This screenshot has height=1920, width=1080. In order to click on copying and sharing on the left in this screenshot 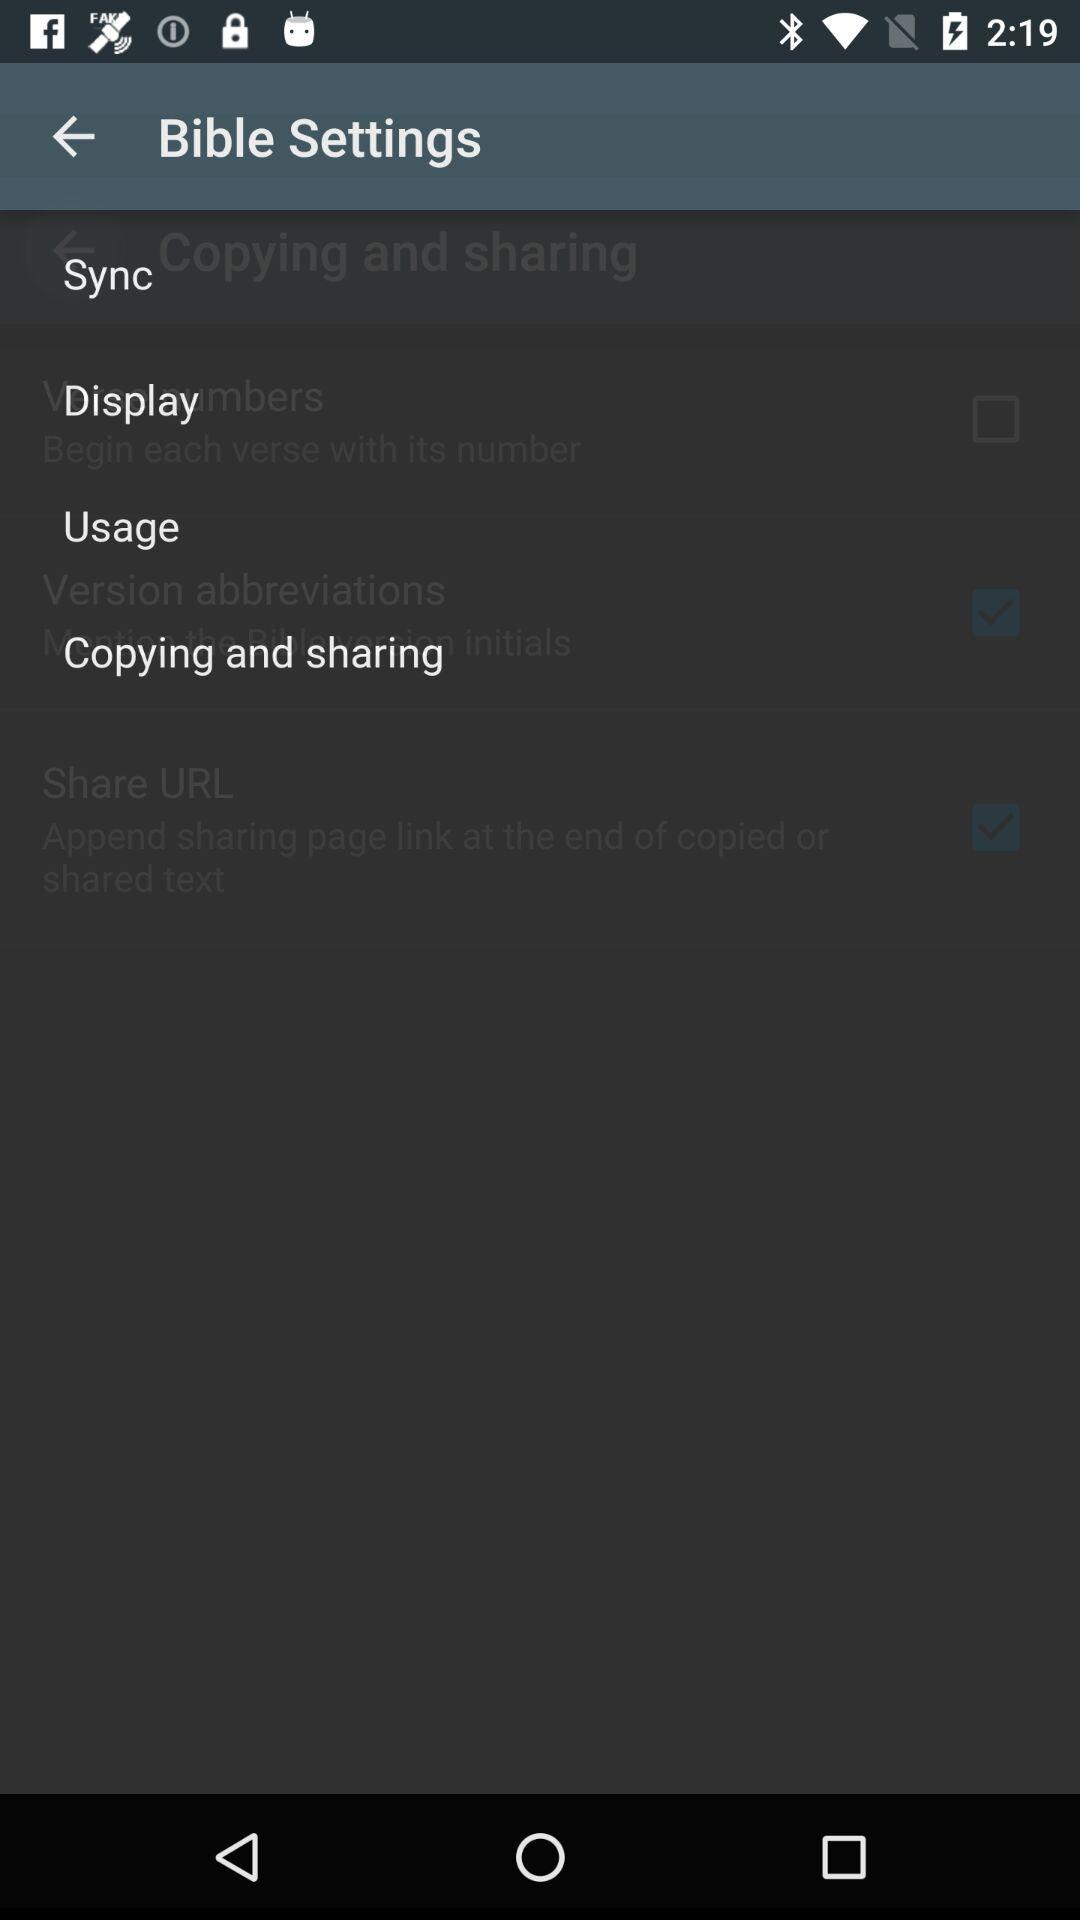, I will do `click(252, 651)`.